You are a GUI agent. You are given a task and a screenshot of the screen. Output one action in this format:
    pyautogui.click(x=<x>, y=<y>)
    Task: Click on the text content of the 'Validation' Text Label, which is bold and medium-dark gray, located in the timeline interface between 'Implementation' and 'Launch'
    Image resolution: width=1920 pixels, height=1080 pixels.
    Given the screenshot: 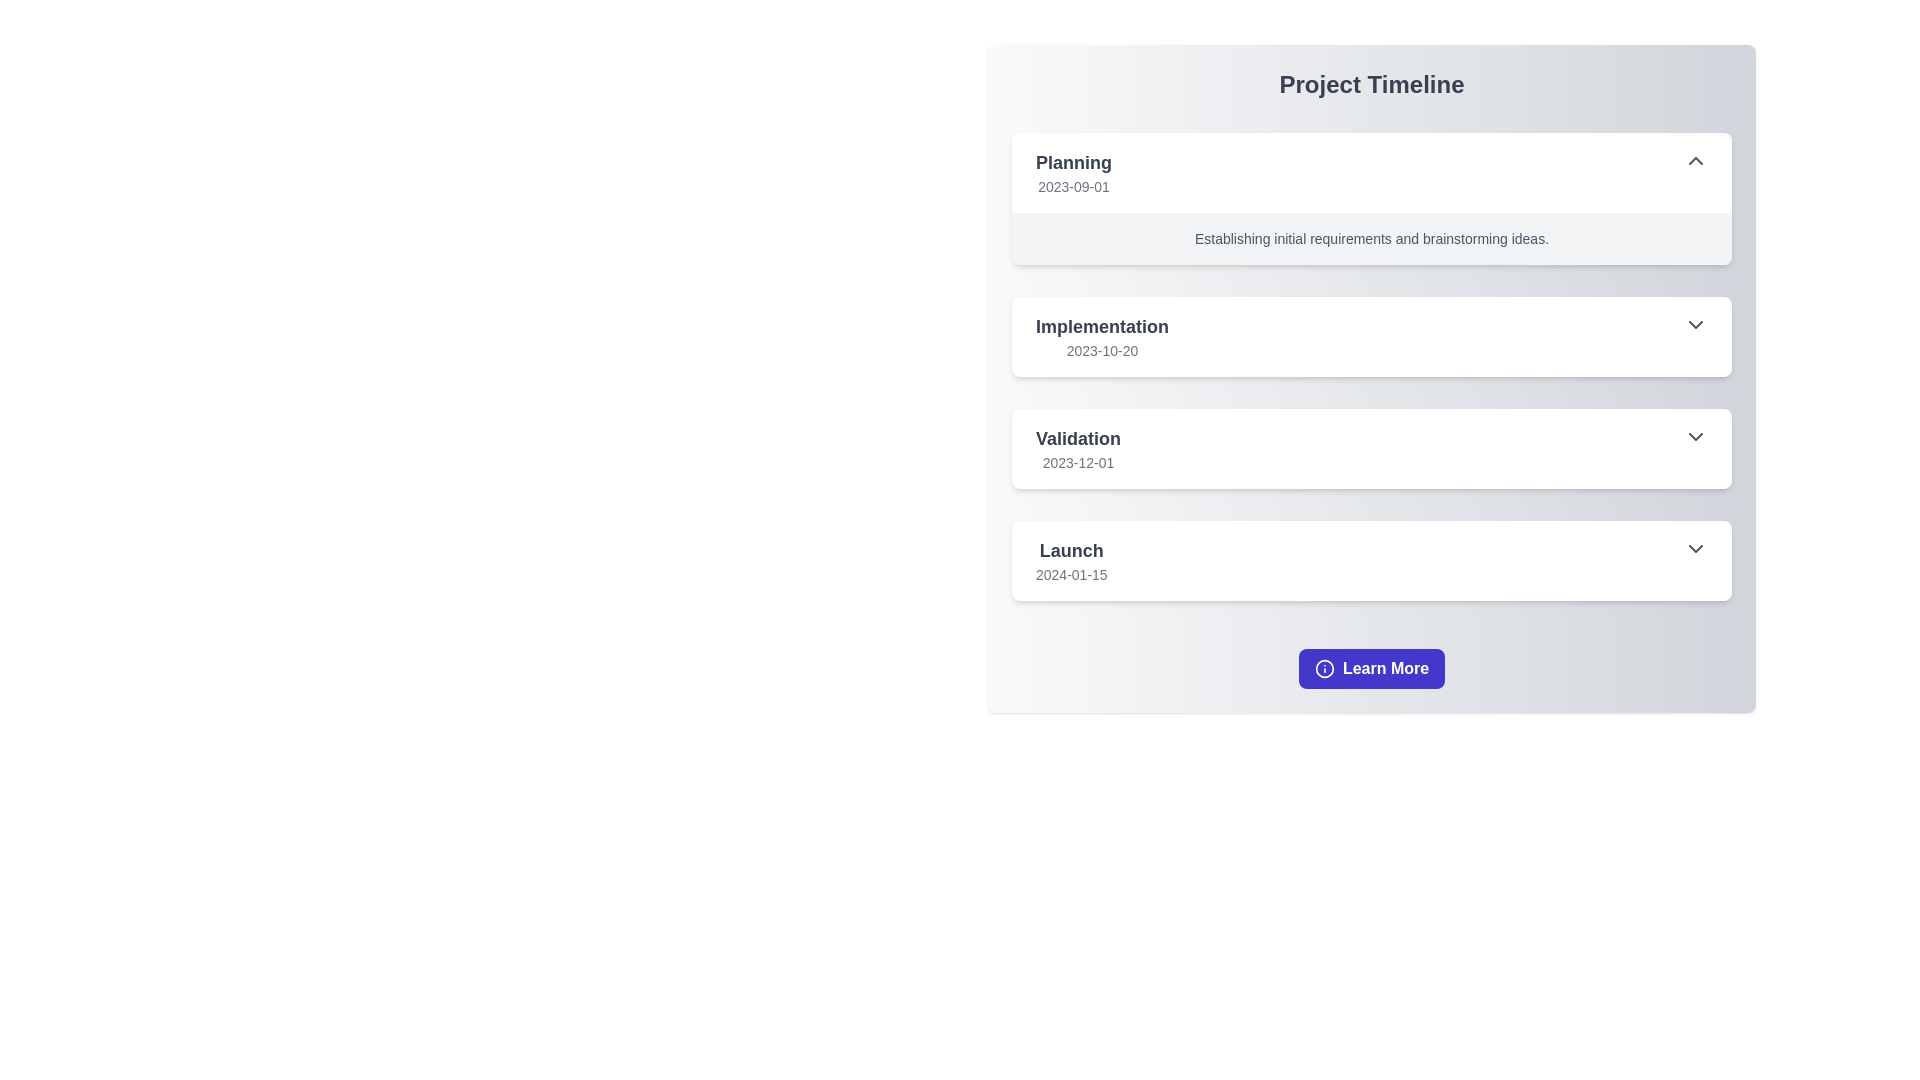 What is the action you would take?
    pyautogui.click(x=1077, y=438)
    